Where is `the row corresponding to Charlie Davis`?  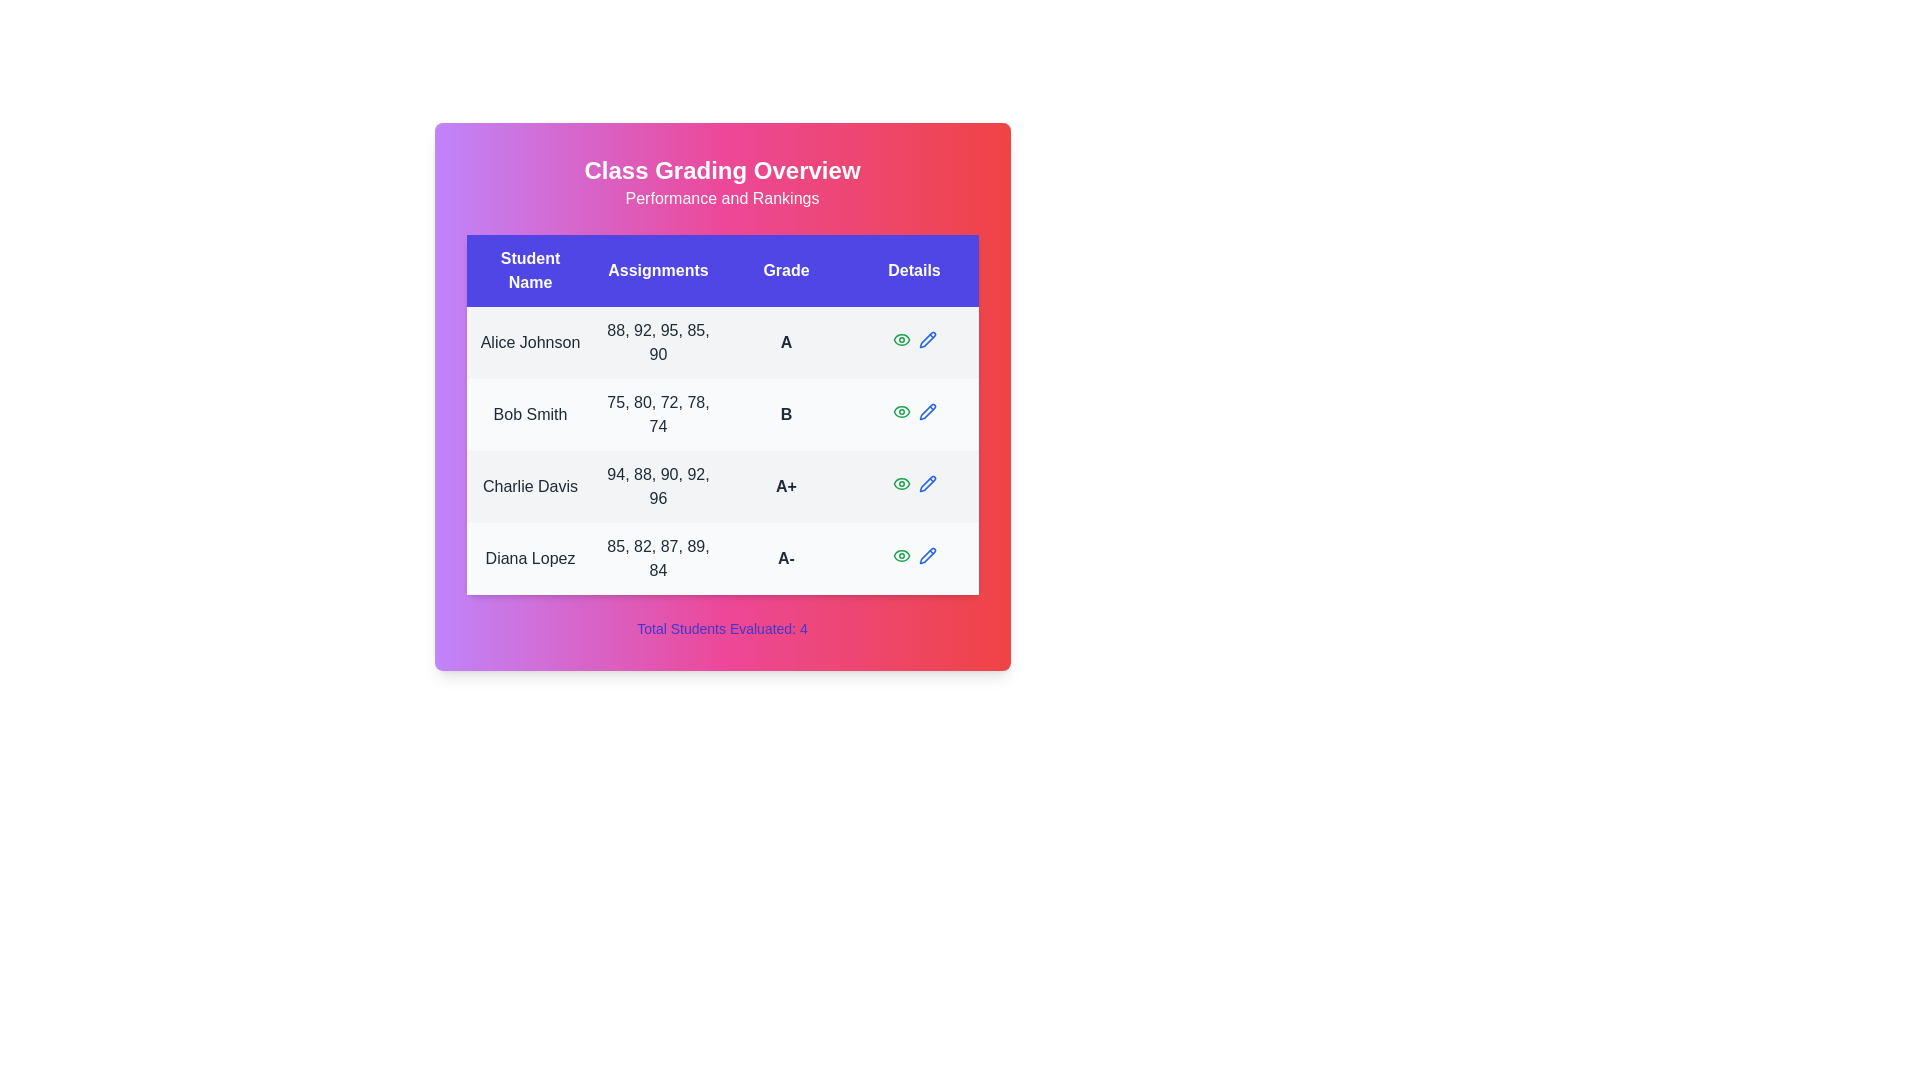 the row corresponding to Charlie Davis is located at coordinates (721, 486).